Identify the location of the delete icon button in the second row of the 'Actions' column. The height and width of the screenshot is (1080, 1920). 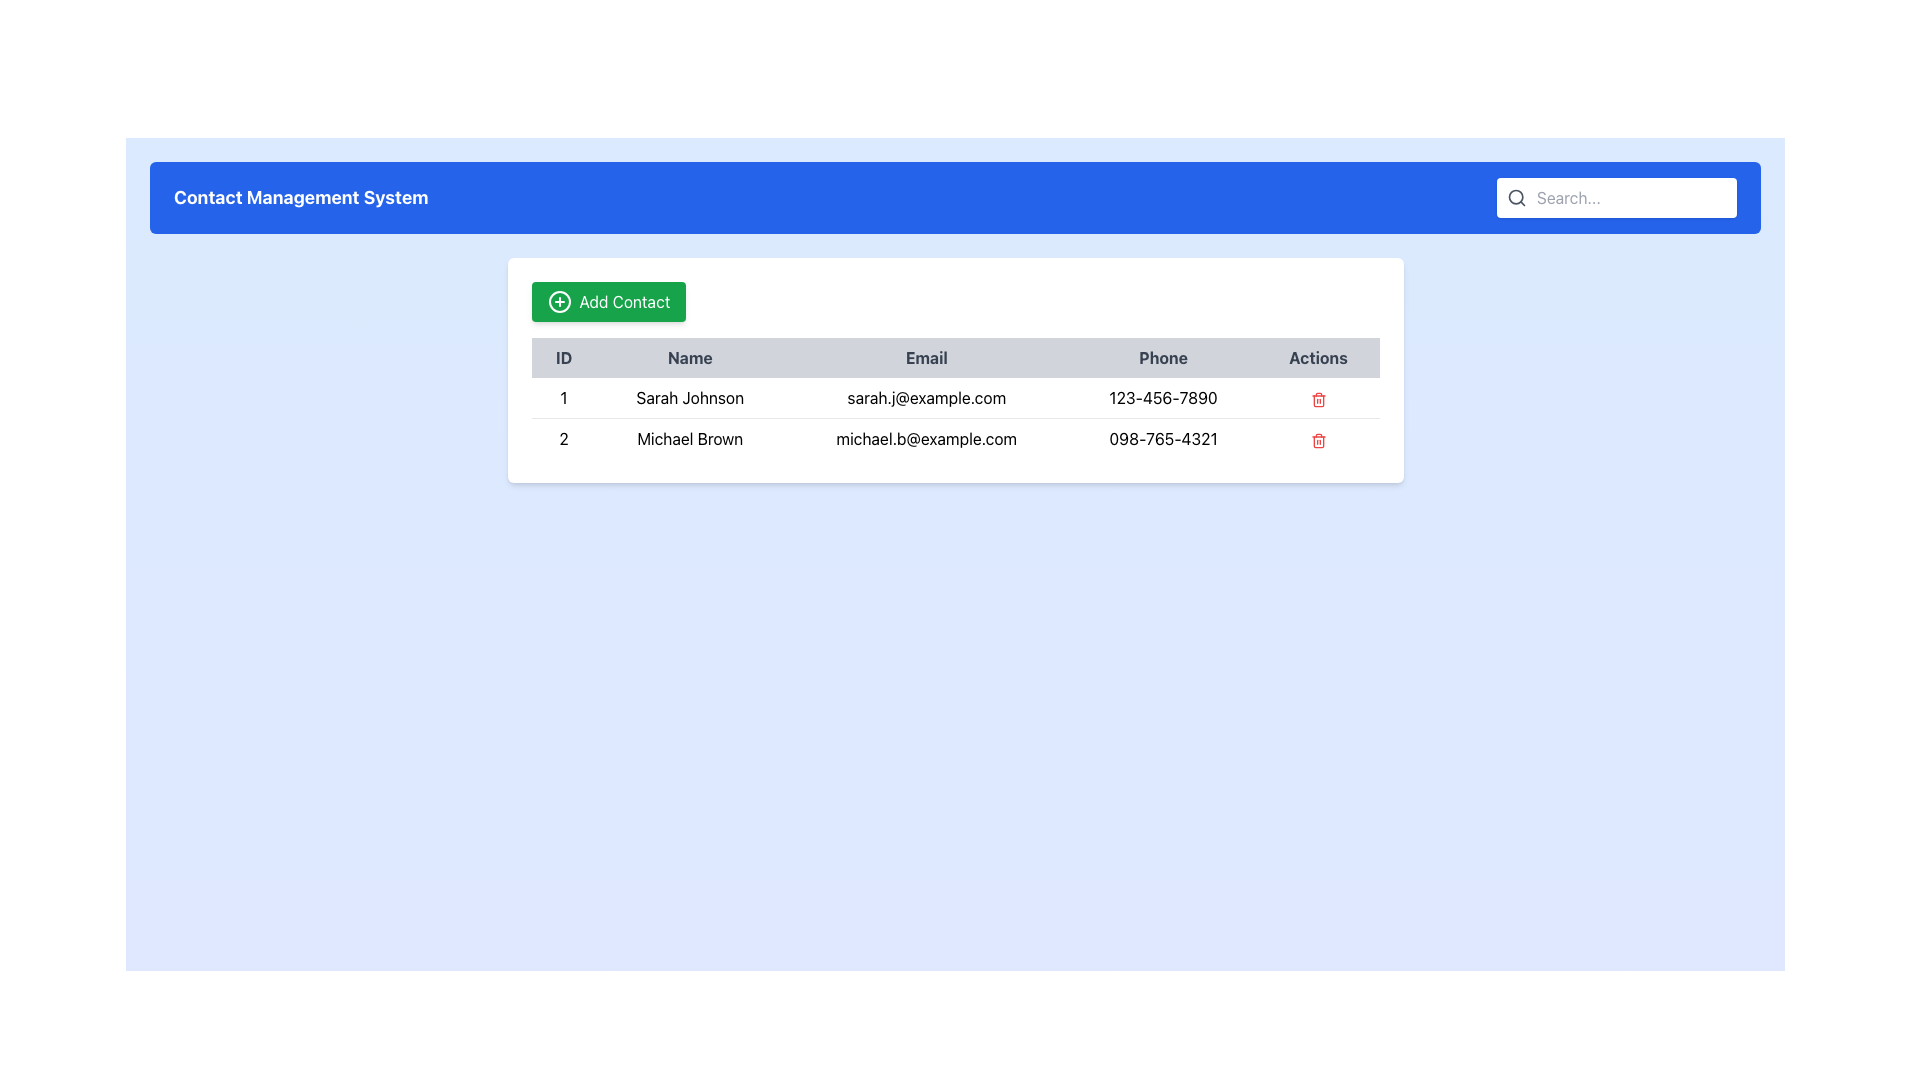
(1318, 397).